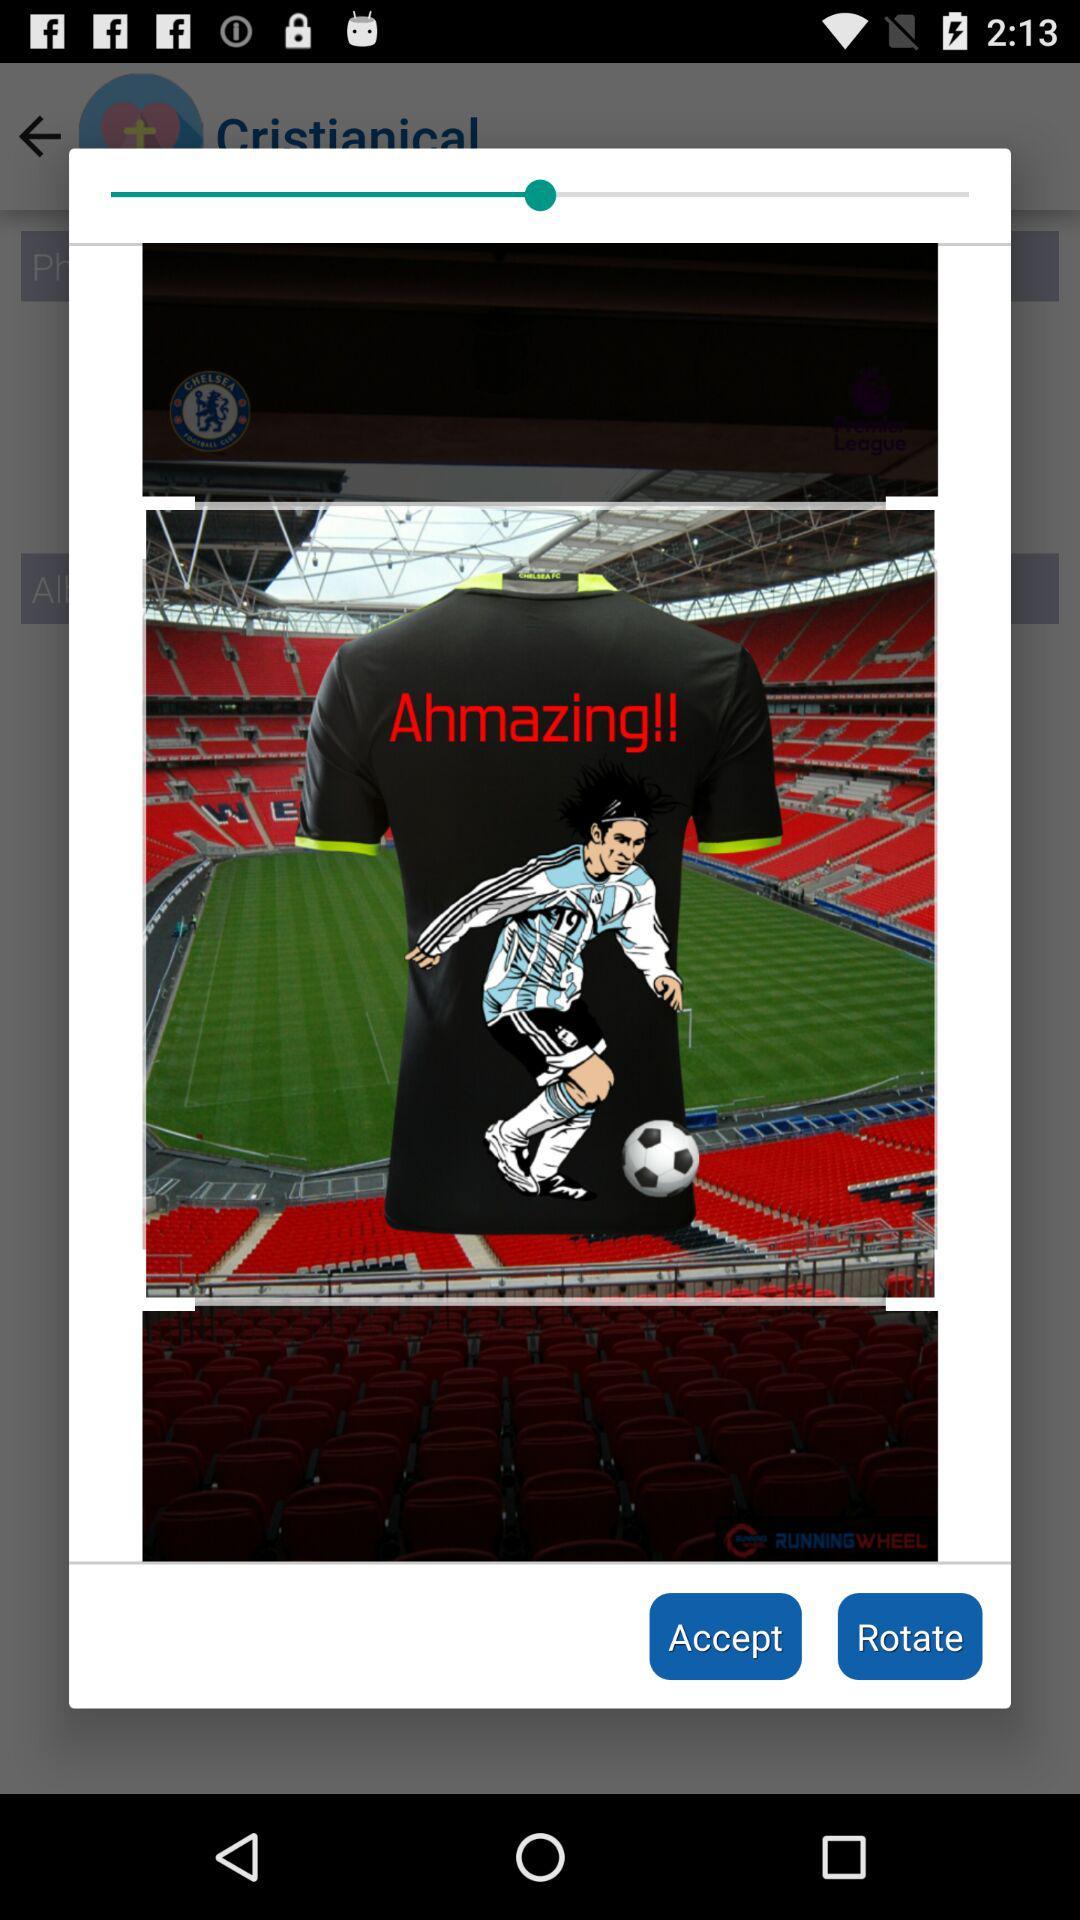 The width and height of the screenshot is (1080, 1920). I want to click on the item to the left of rotate icon, so click(725, 1636).